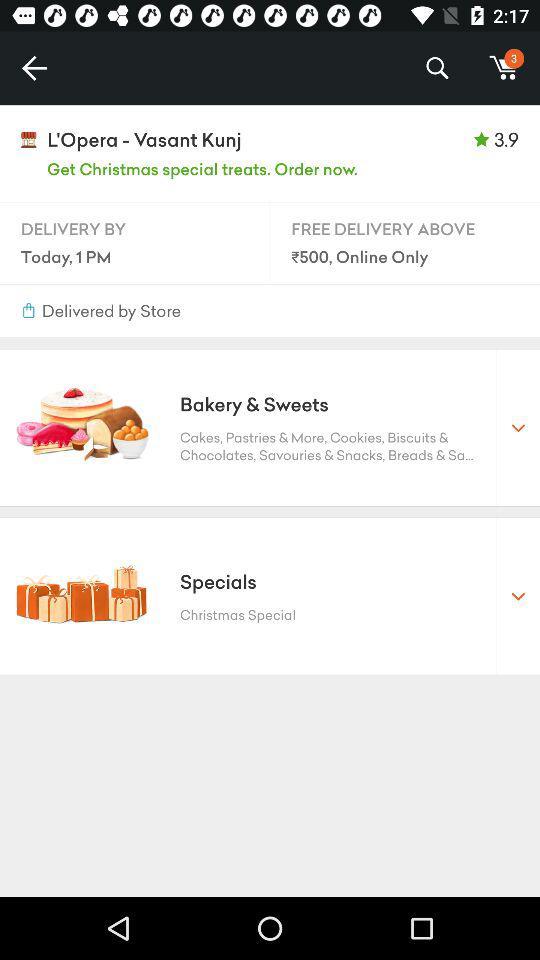  What do you see at coordinates (436, 68) in the screenshot?
I see `the item next to m item` at bounding box center [436, 68].